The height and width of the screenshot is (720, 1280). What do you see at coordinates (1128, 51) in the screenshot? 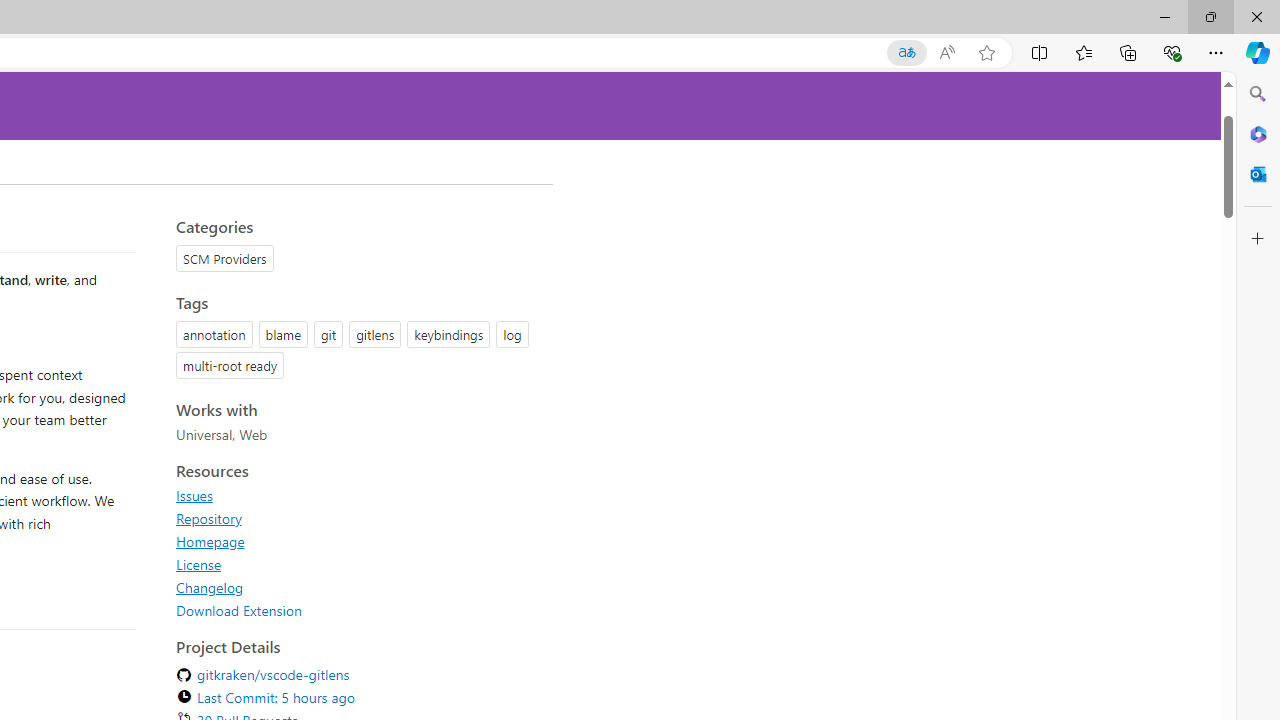
I see `'Collections'` at bounding box center [1128, 51].